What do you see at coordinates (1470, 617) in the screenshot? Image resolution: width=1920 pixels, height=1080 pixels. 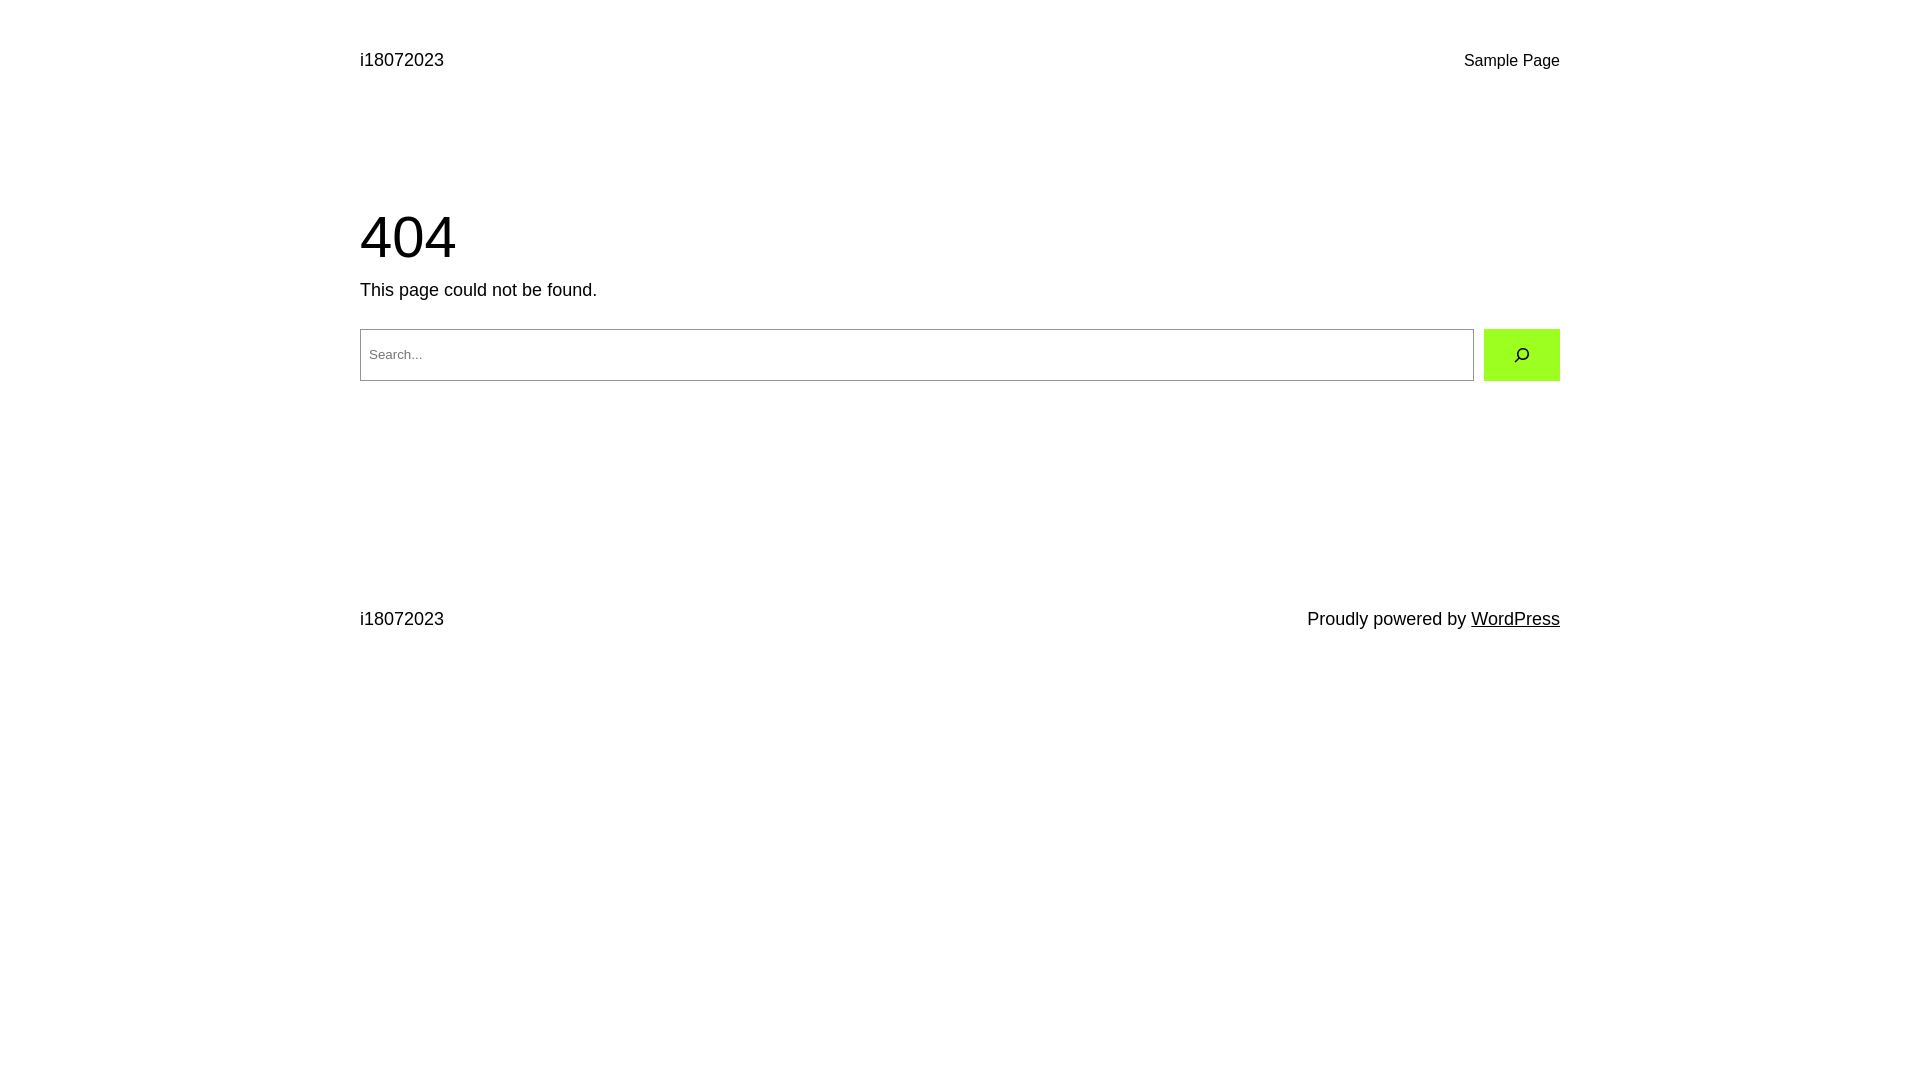 I see `'WordPress'` at bounding box center [1470, 617].